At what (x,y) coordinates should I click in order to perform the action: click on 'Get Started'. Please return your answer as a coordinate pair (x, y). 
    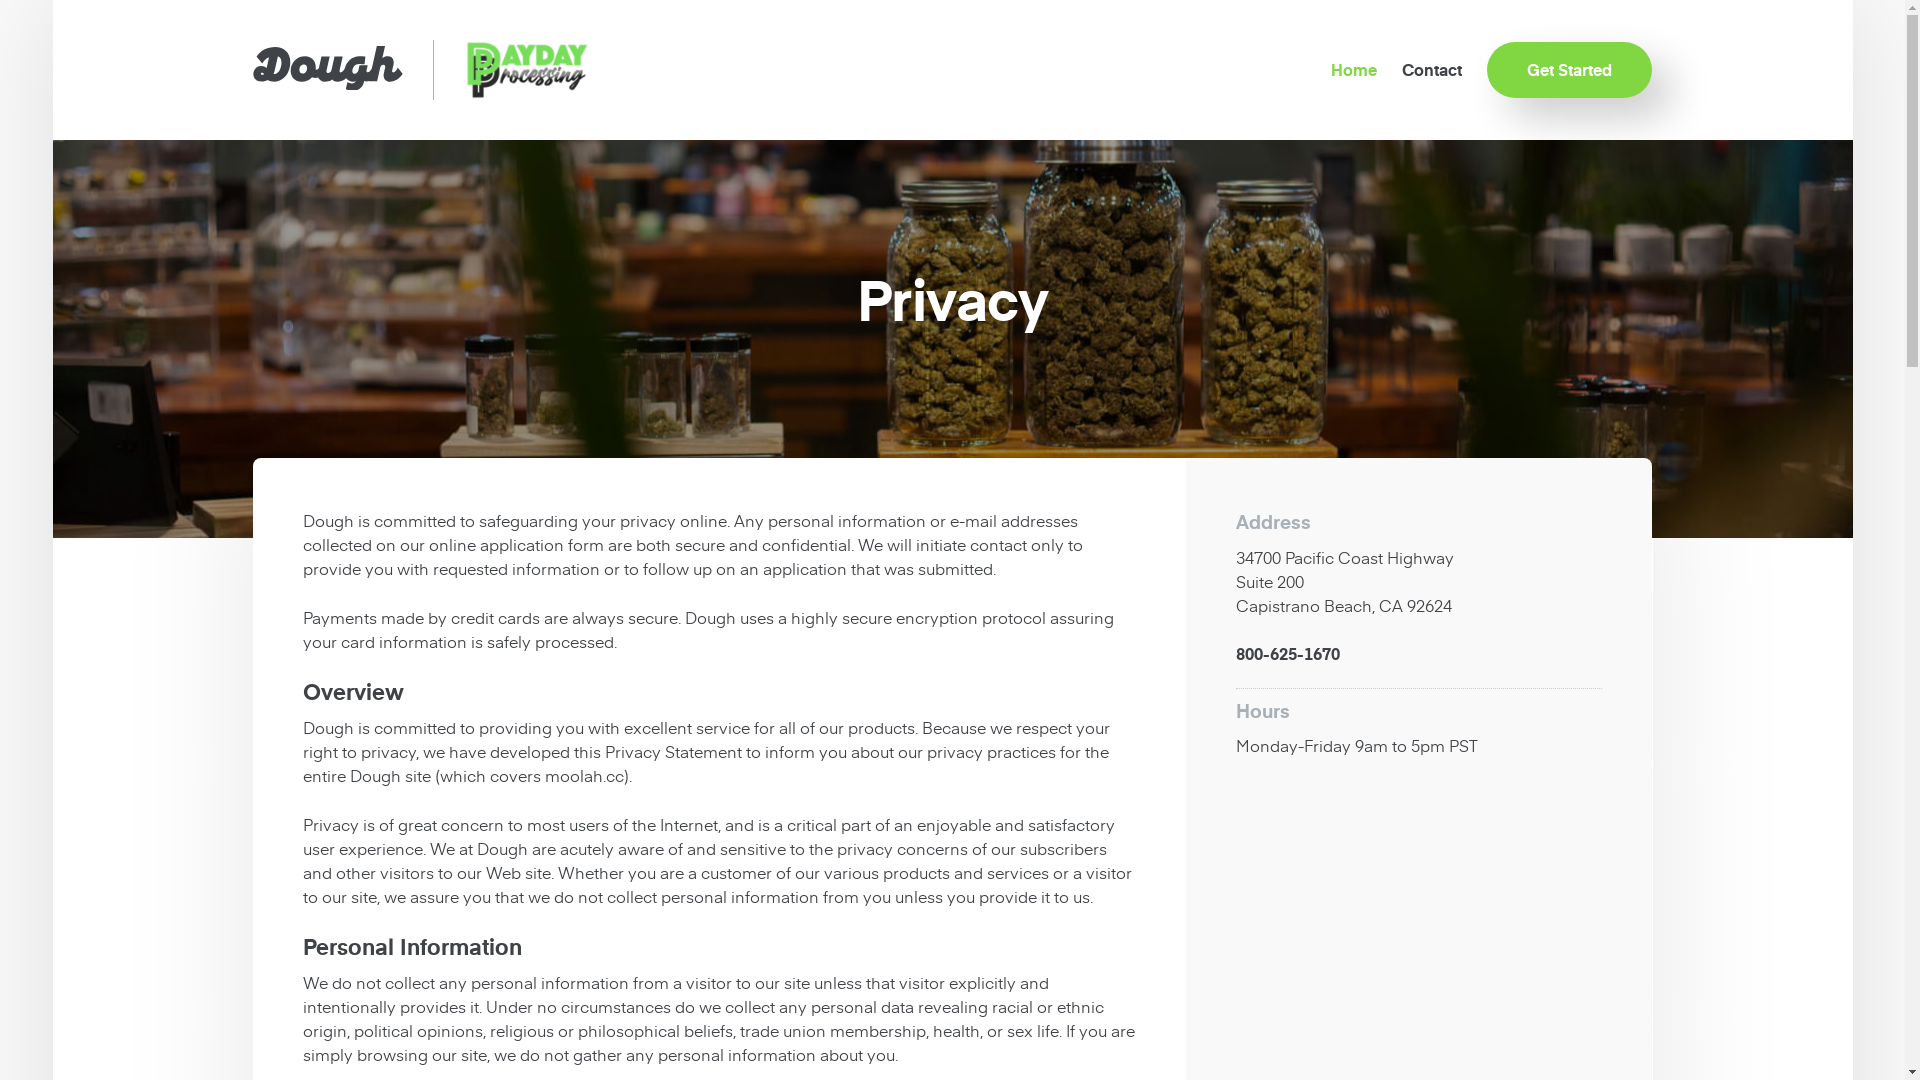
    Looking at the image, I should click on (1568, 68).